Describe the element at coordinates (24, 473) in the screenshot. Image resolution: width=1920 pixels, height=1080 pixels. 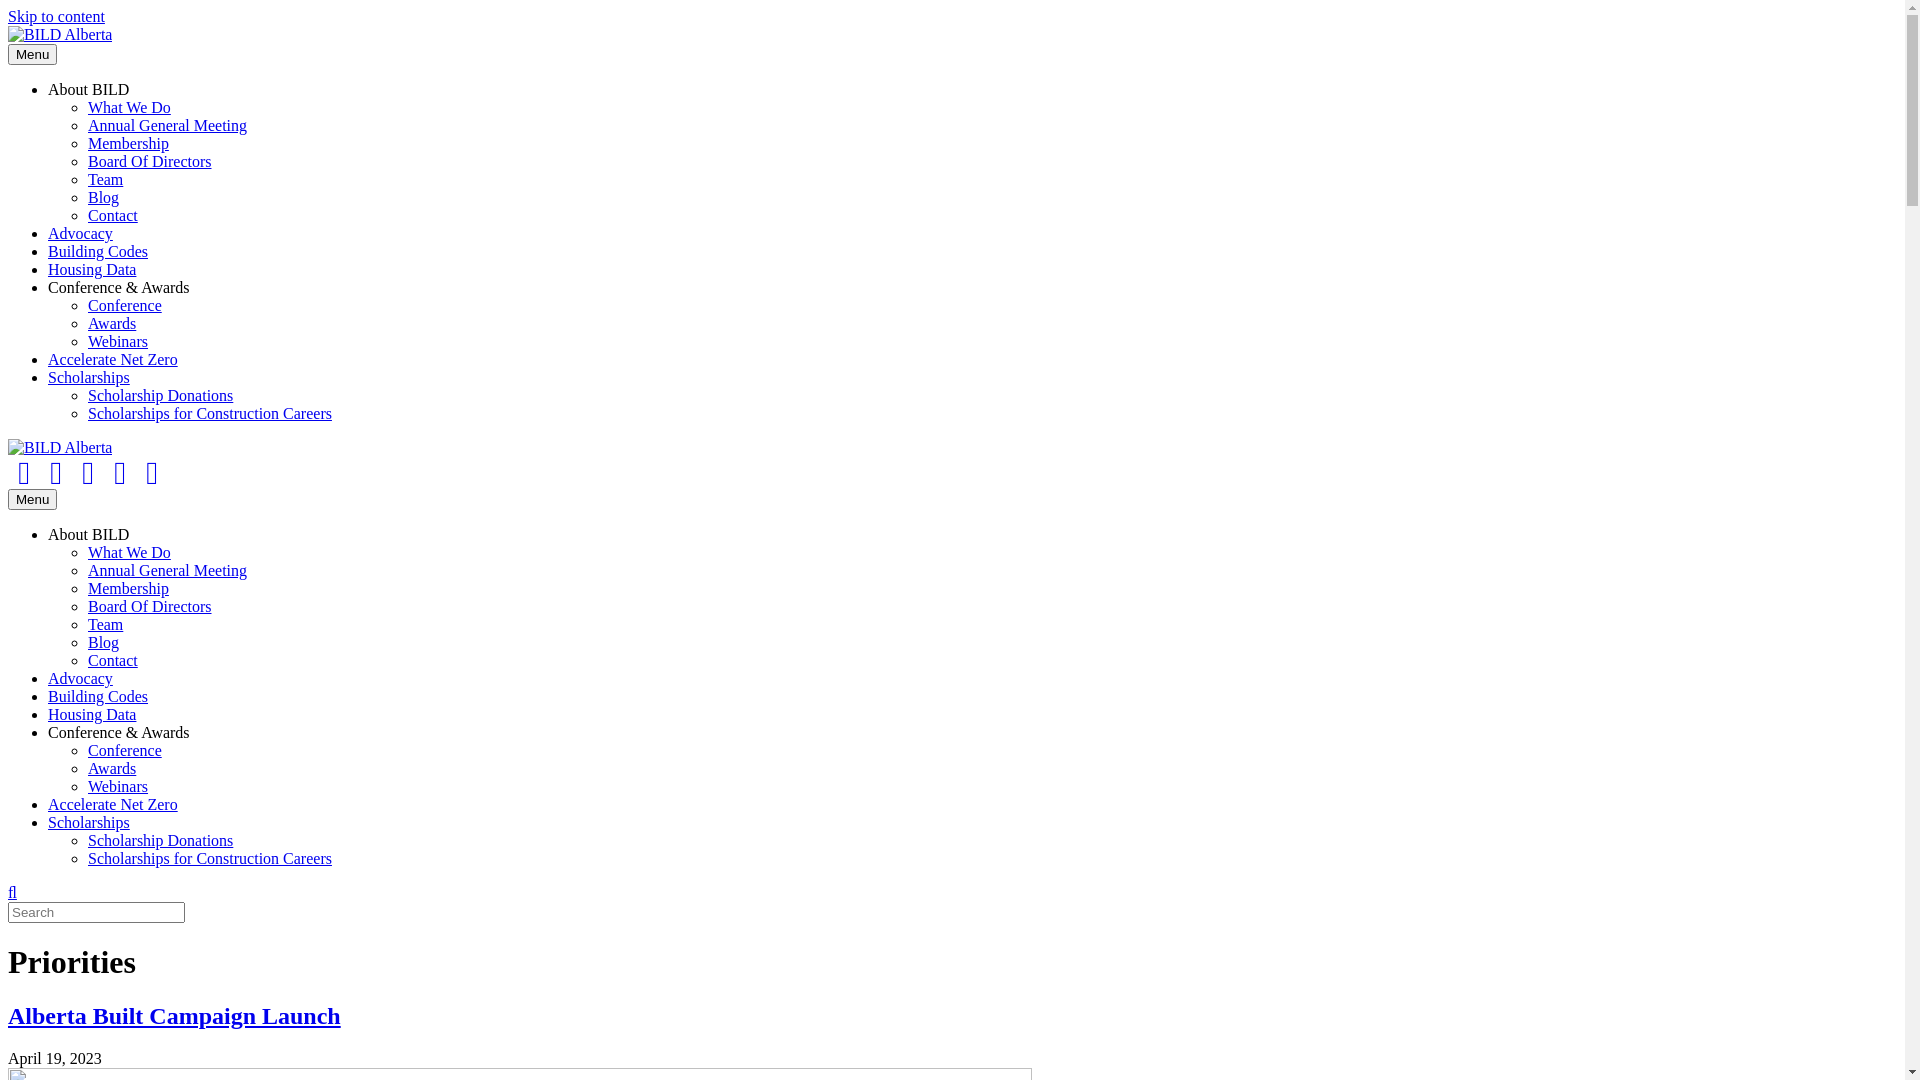
I see `'Facebook'` at that location.